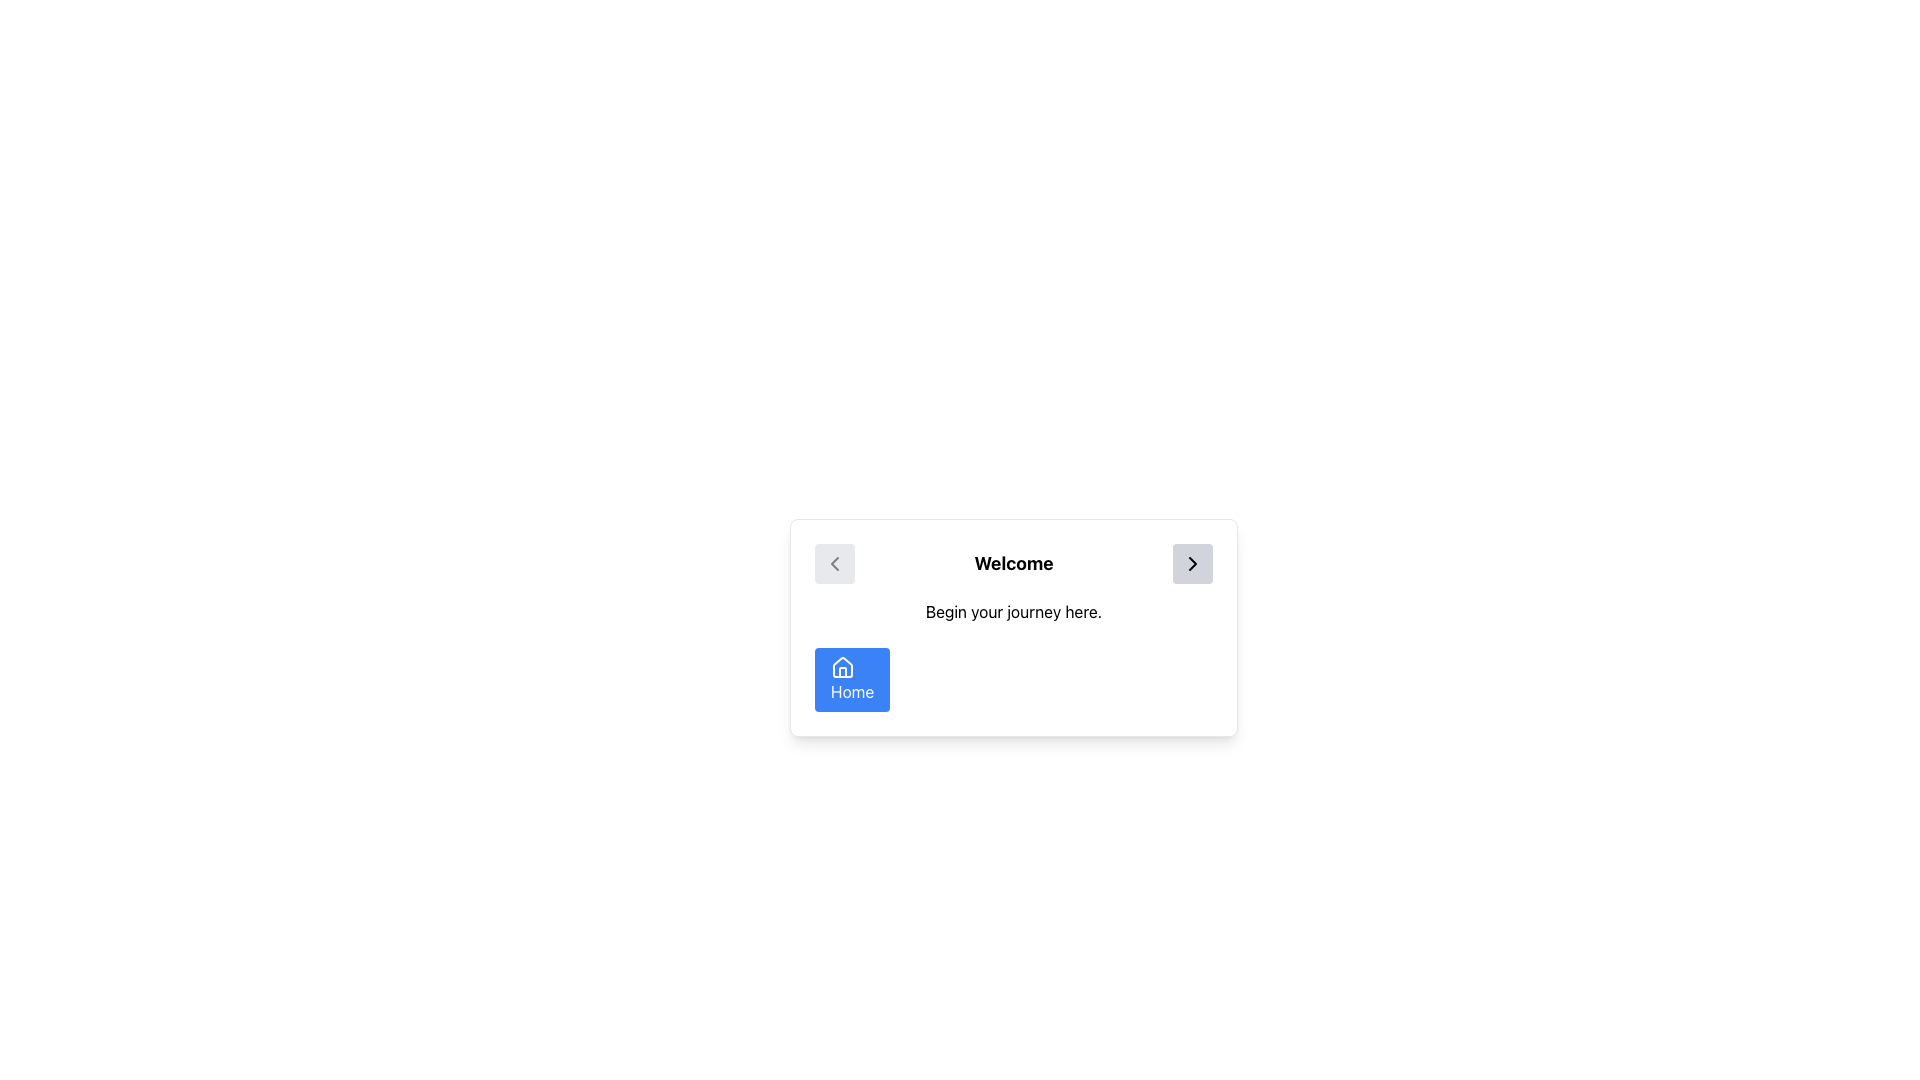 This screenshot has height=1080, width=1920. I want to click on the button with a rightward-facing arrow icon, located next to the 'Welcome' text, so click(1192, 563).